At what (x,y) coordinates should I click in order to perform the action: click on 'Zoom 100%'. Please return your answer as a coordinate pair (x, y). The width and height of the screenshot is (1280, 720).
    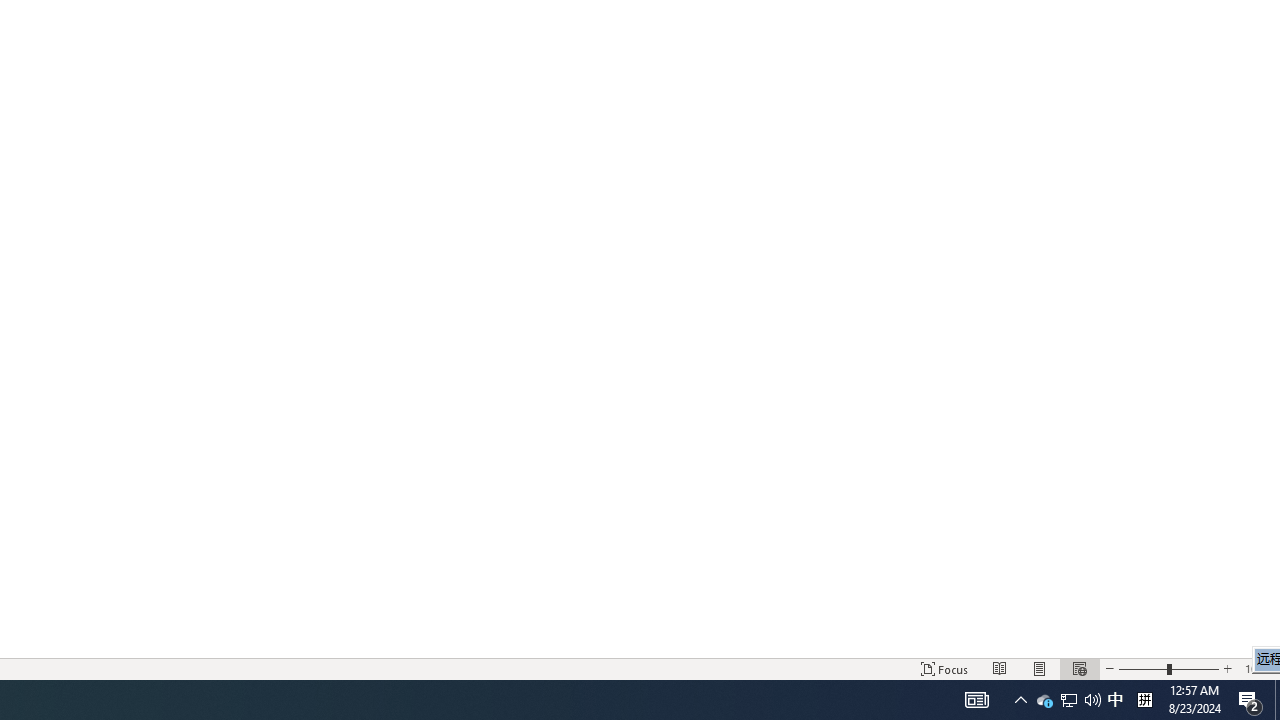
    Looking at the image, I should click on (1257, 669).